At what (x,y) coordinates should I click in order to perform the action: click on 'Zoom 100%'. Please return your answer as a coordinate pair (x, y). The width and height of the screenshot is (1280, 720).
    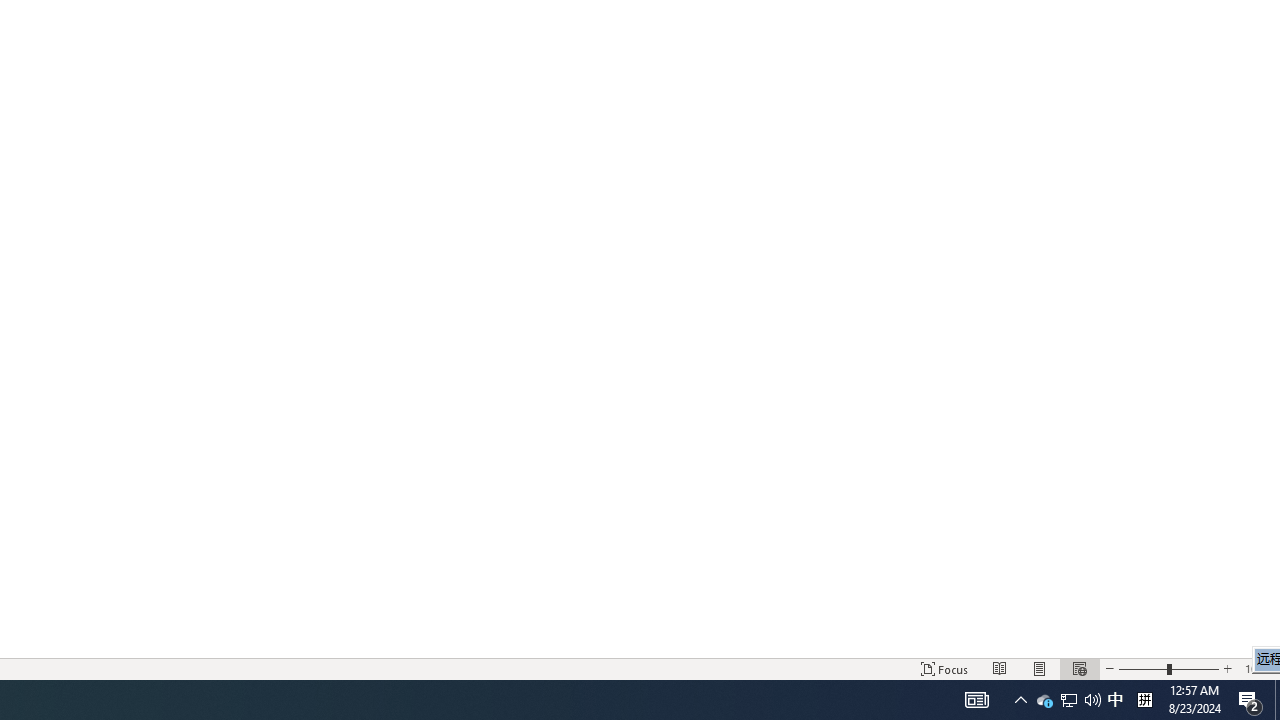
    Looking at the image, I should click on (1257, 669).